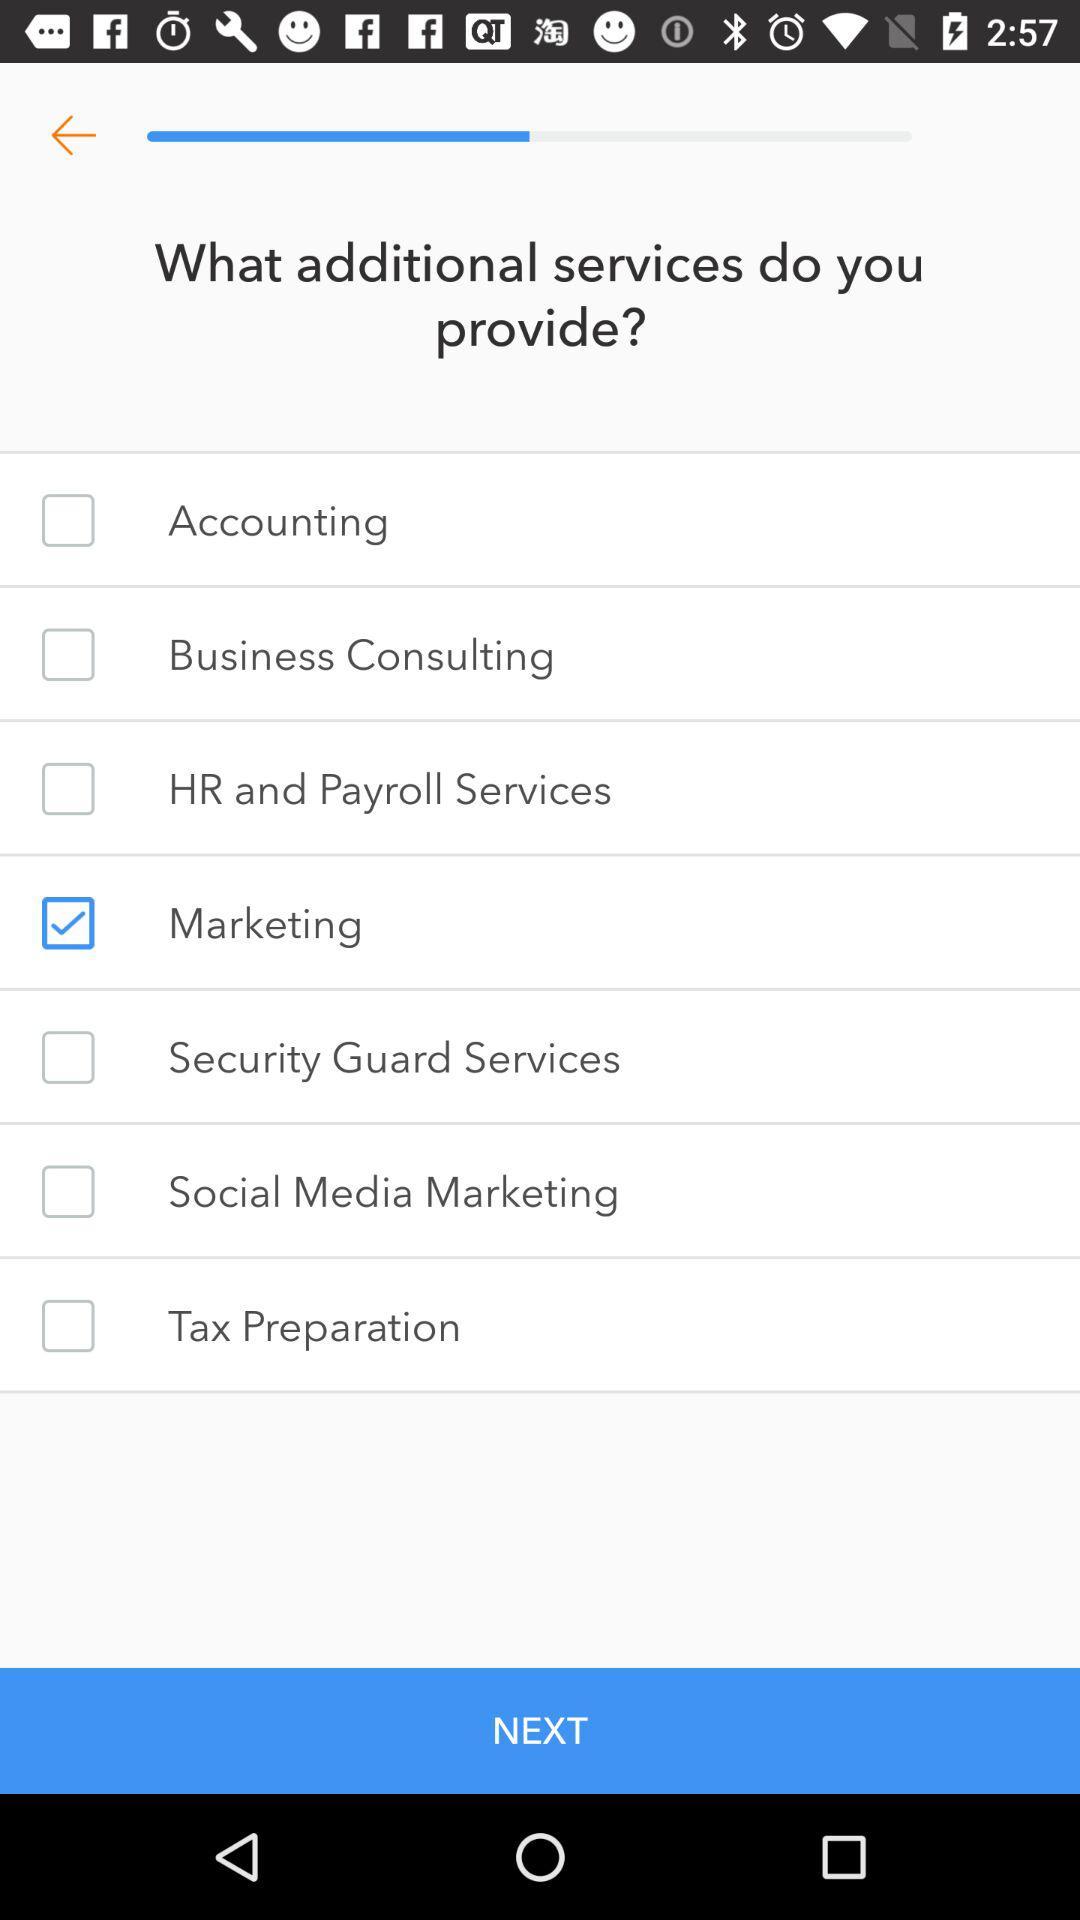 The image size is (1080, 1920). What do you see at coordinates (540, 1730) in the screenshot?
I see `item below tax preparation item` at bounding box center [540, 1730].